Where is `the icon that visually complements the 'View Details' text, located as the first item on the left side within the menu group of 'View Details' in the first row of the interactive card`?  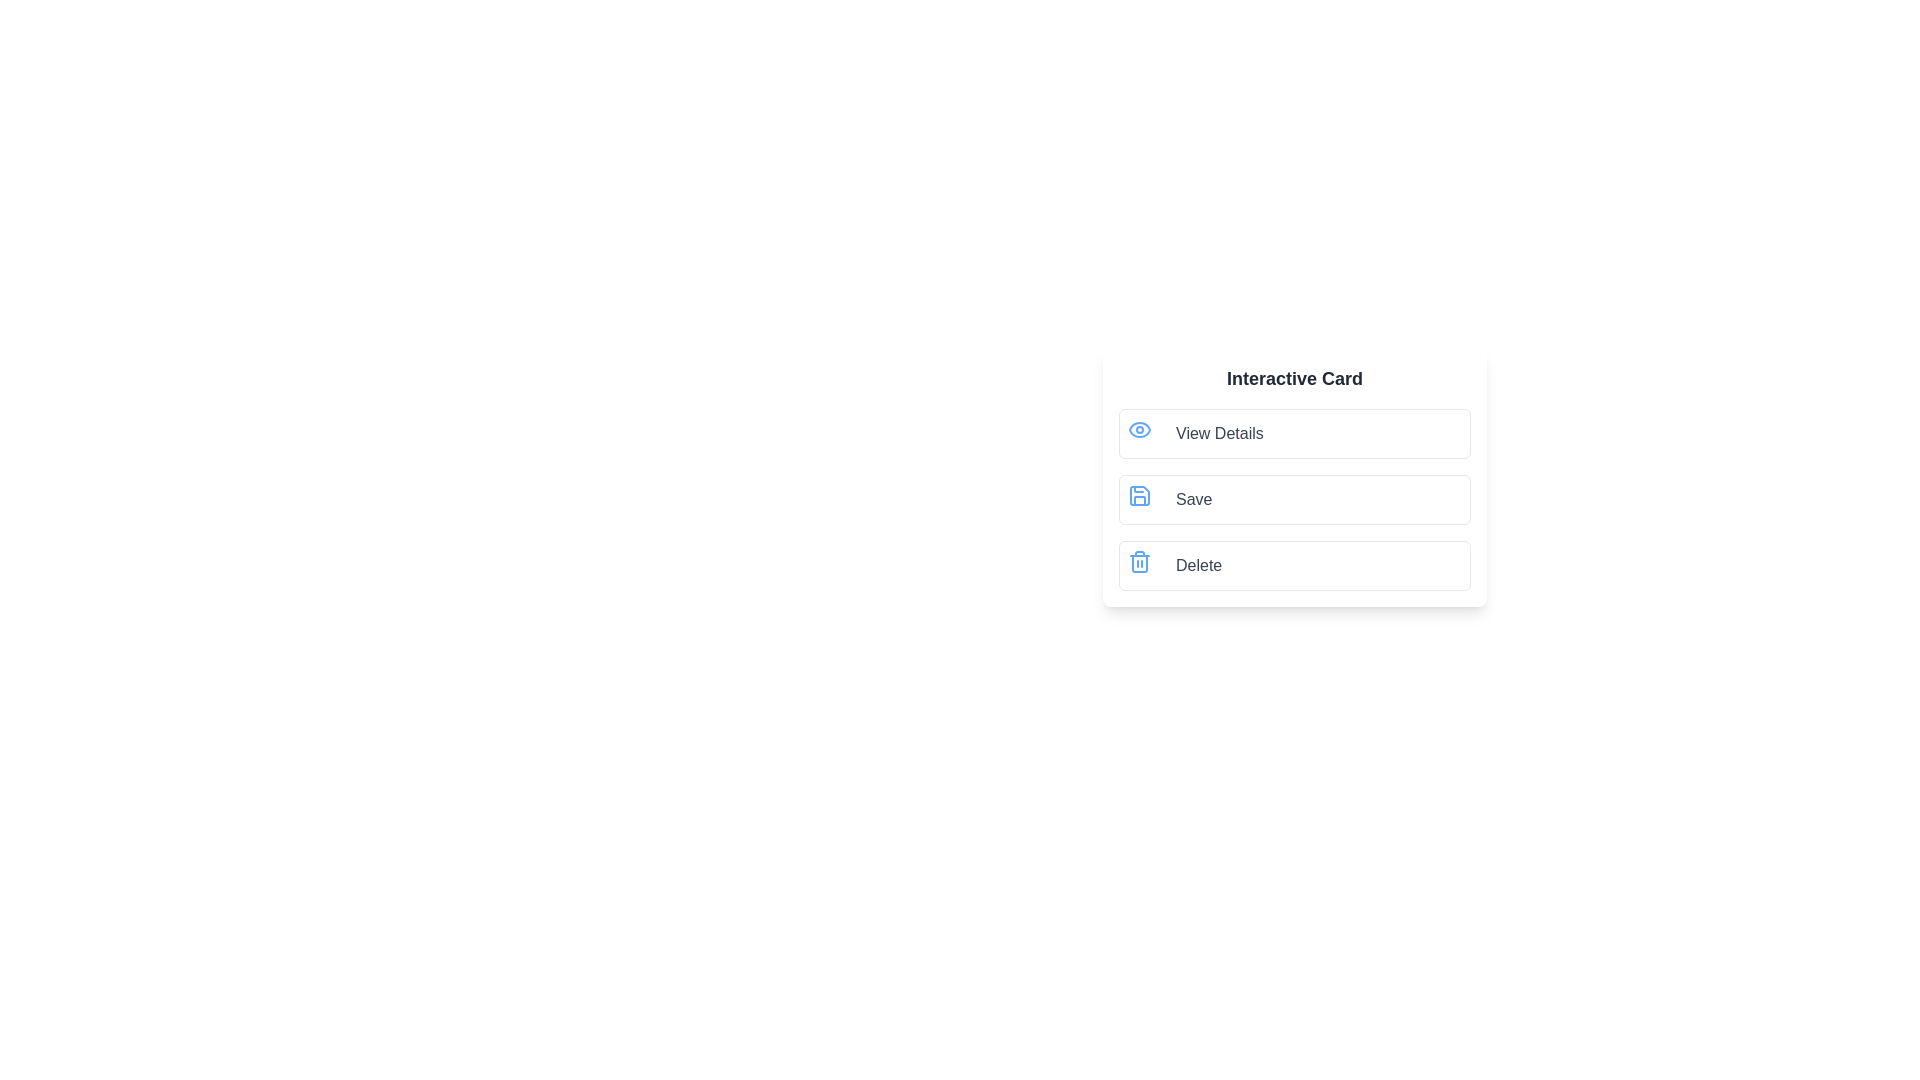 the icon that visually complements the 'View Details' text, located as the first item on the left side within the menu group of 'View Details' in the first row of the interactive card is located at coordinates (1143, 433).